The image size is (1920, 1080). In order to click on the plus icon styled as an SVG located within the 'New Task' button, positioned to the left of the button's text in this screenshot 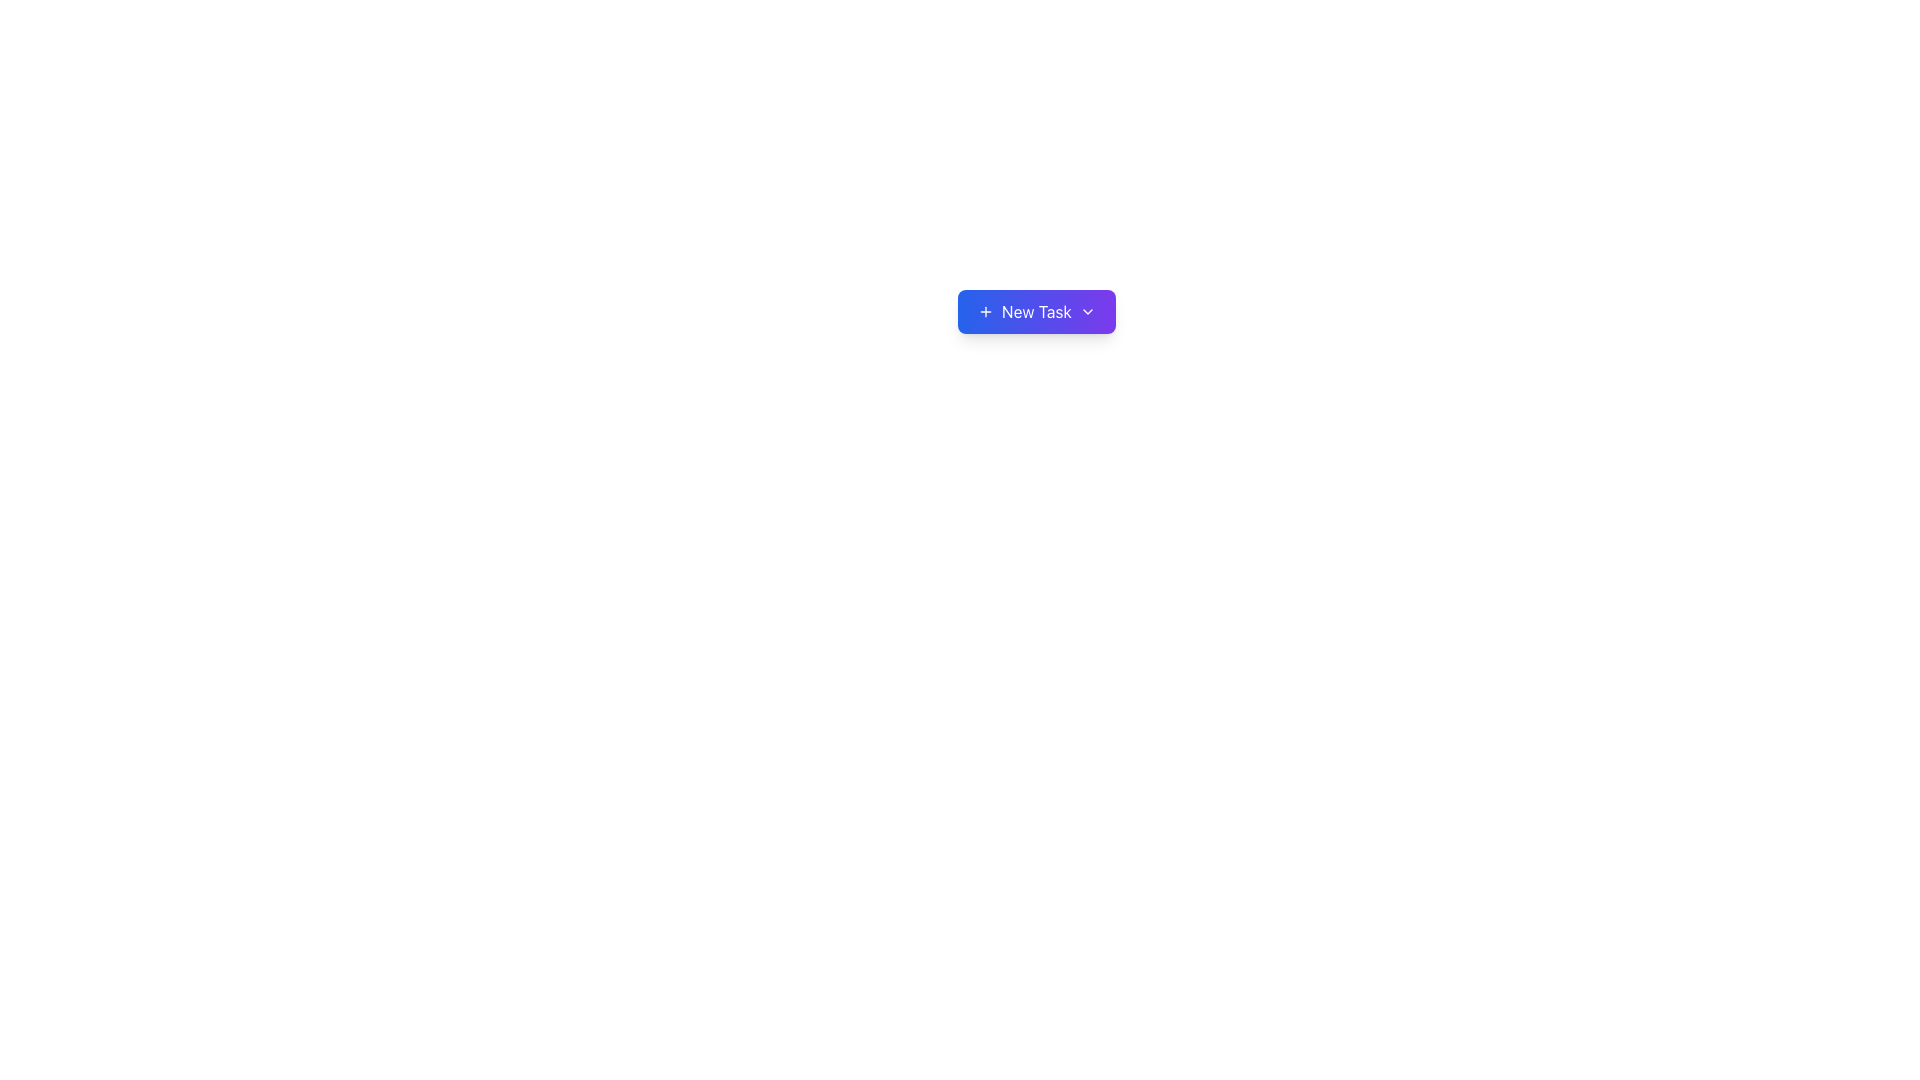, I will do `click(985, 312)`.